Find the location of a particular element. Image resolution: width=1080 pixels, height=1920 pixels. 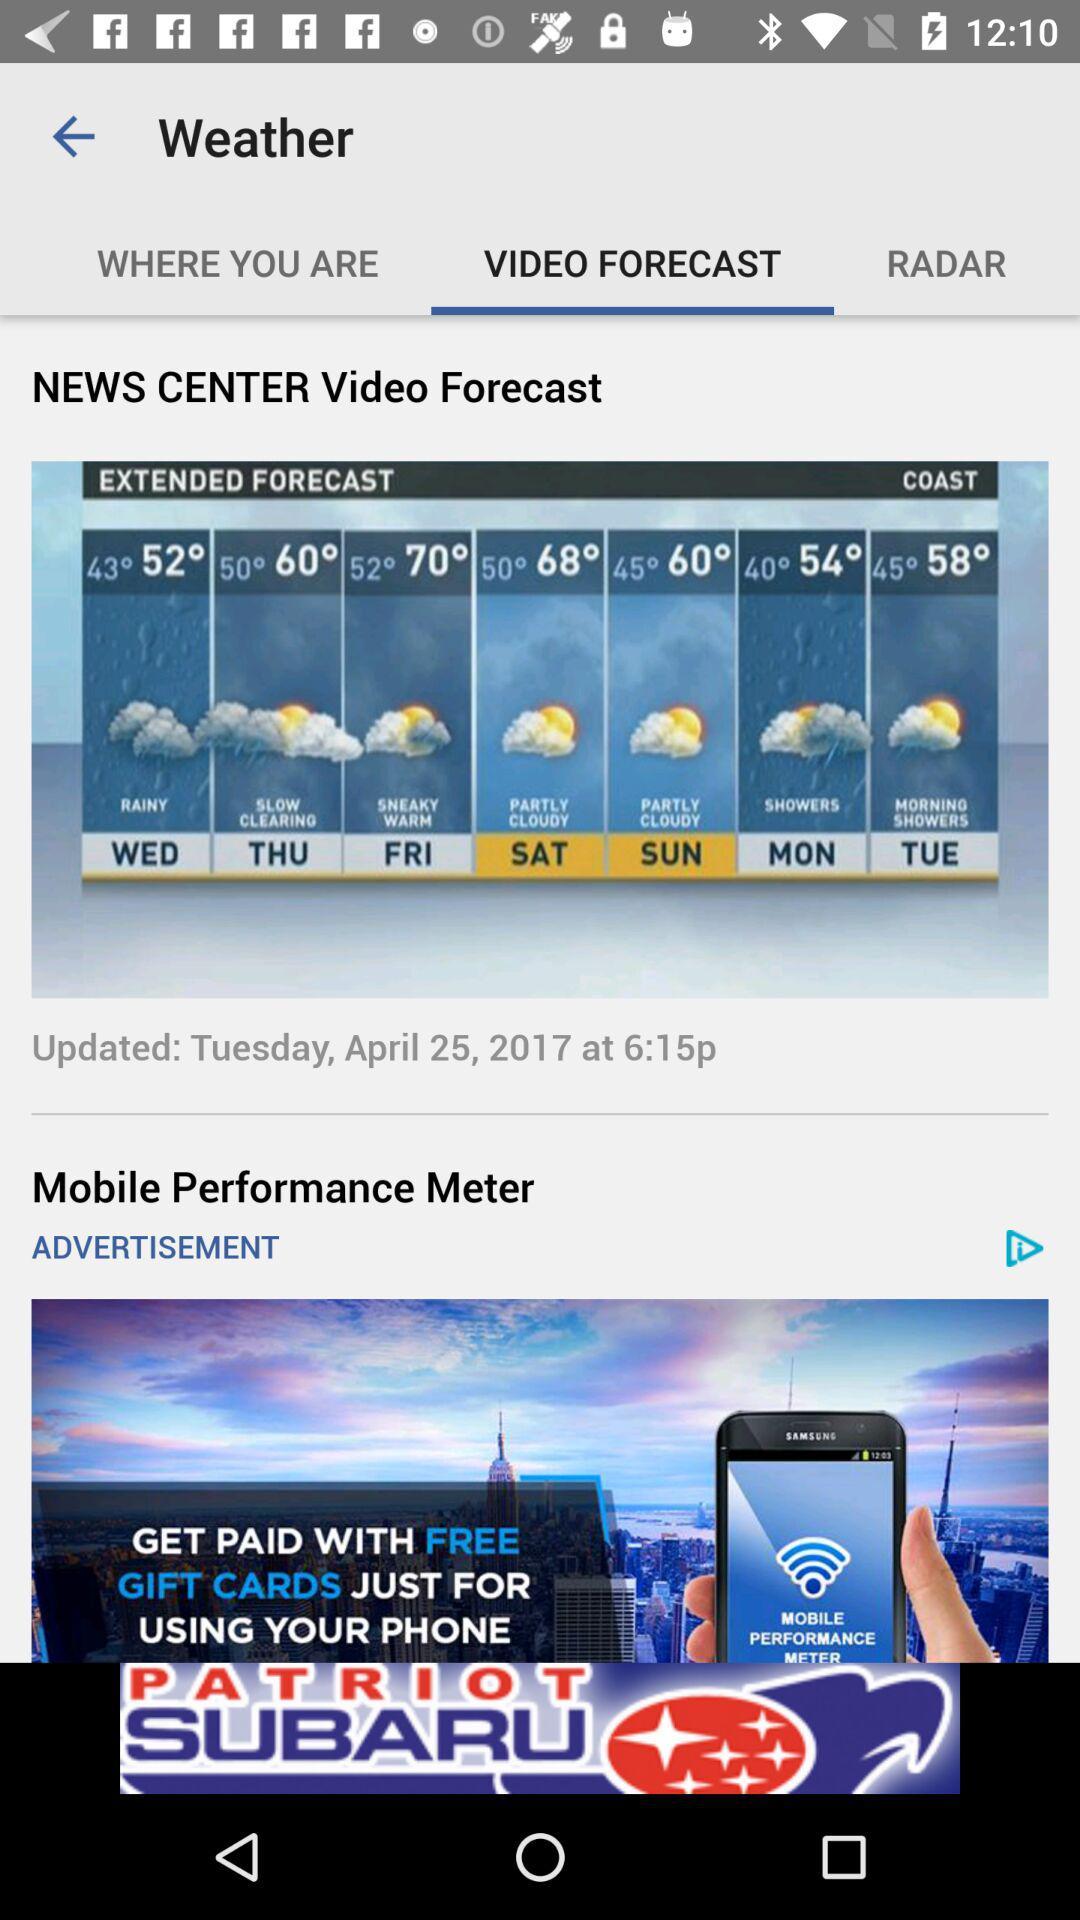

the text above advertisement is located at coordinates (540, 1185).